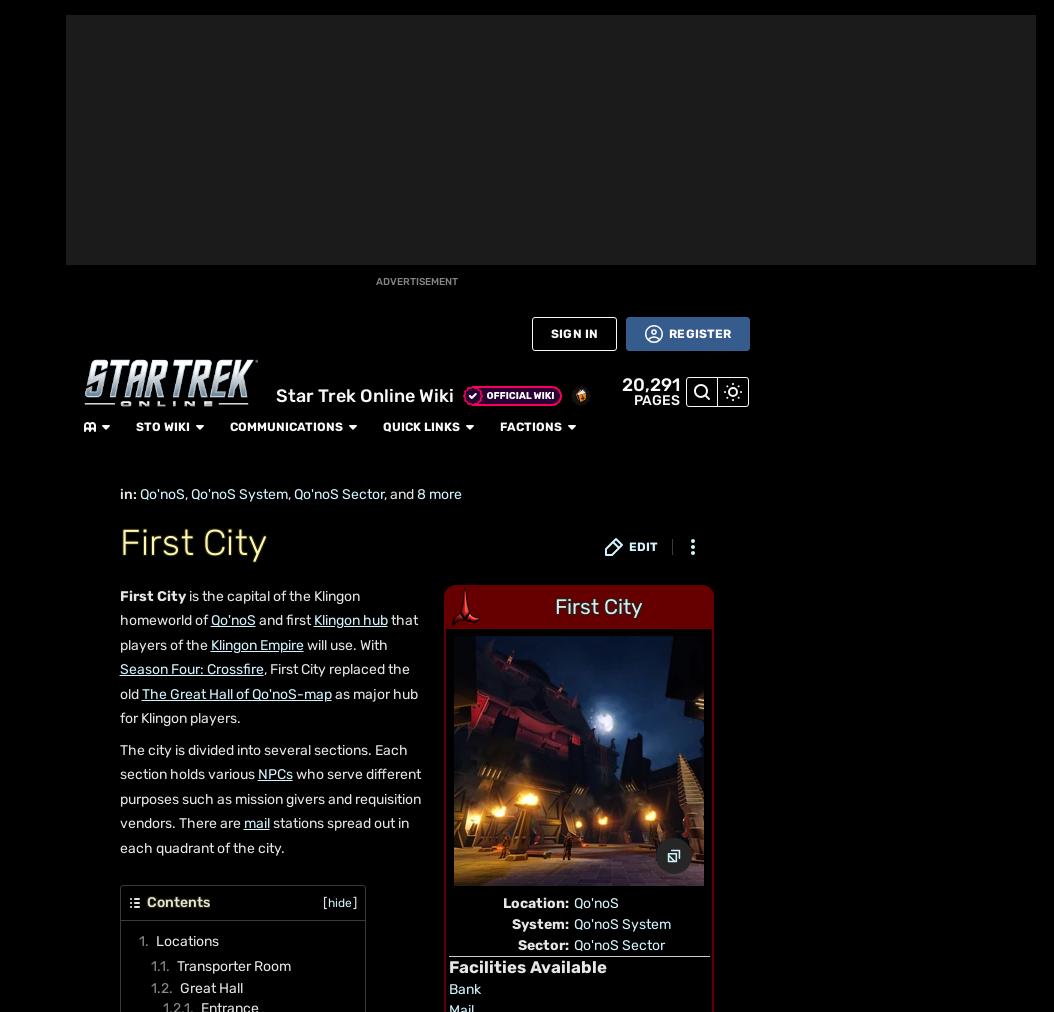  Describe the element at coordinates (407, 776) in the screenshot. I see `'Season Twenty-two: House Reborn'` at that location.